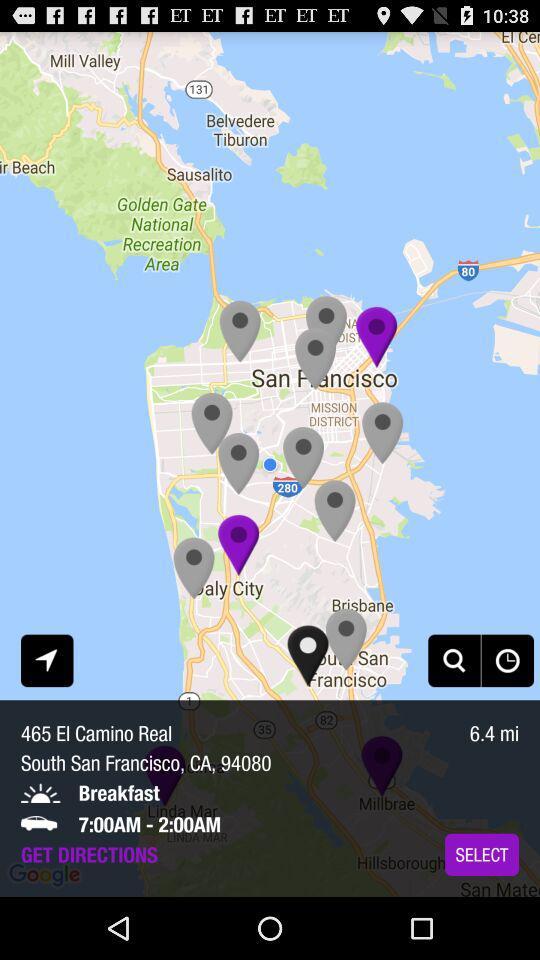 This screenshot has width=540, height=960. What do you see at coordinates (47, 659) in the screenshot?
I see `the icon above the 465 el camino app` at bounding box center [47, 659].